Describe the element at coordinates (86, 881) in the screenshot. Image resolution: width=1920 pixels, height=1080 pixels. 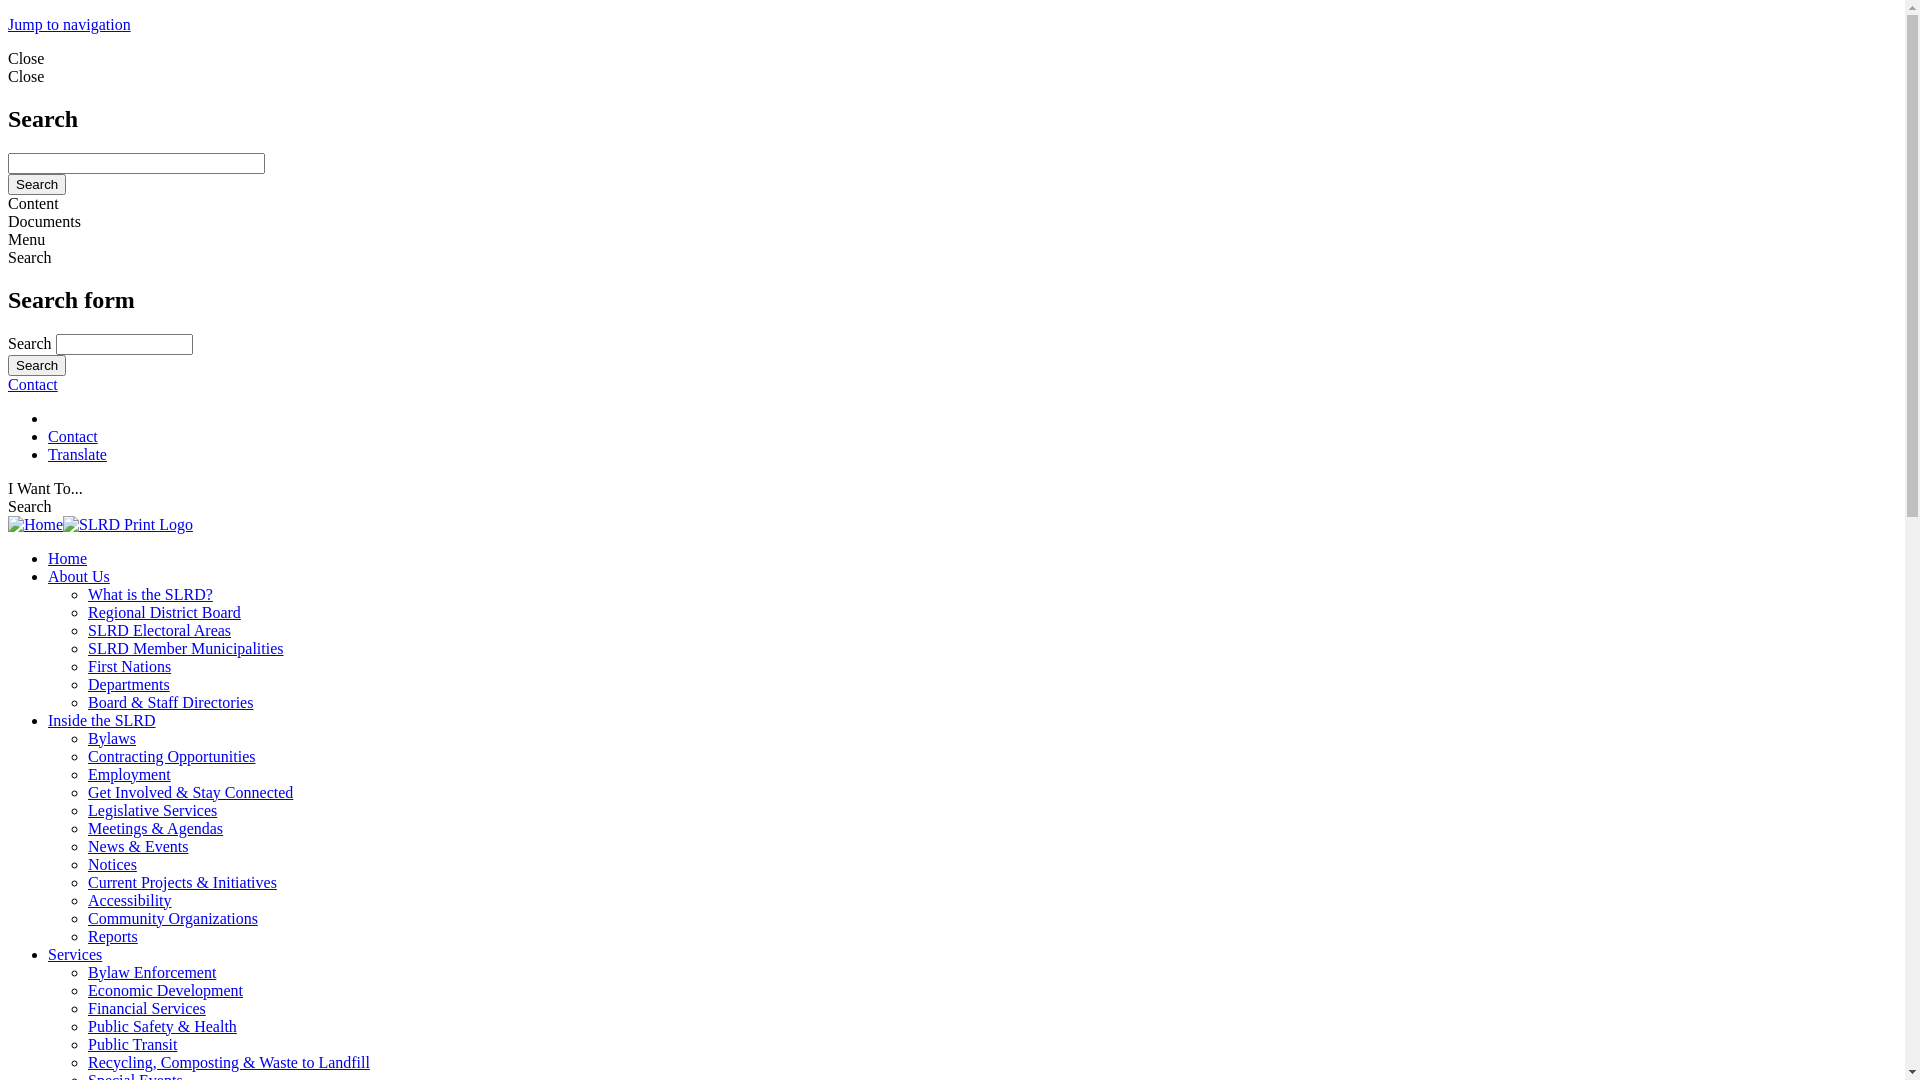
I see `'Current Projects & Initiatives'` at that location.